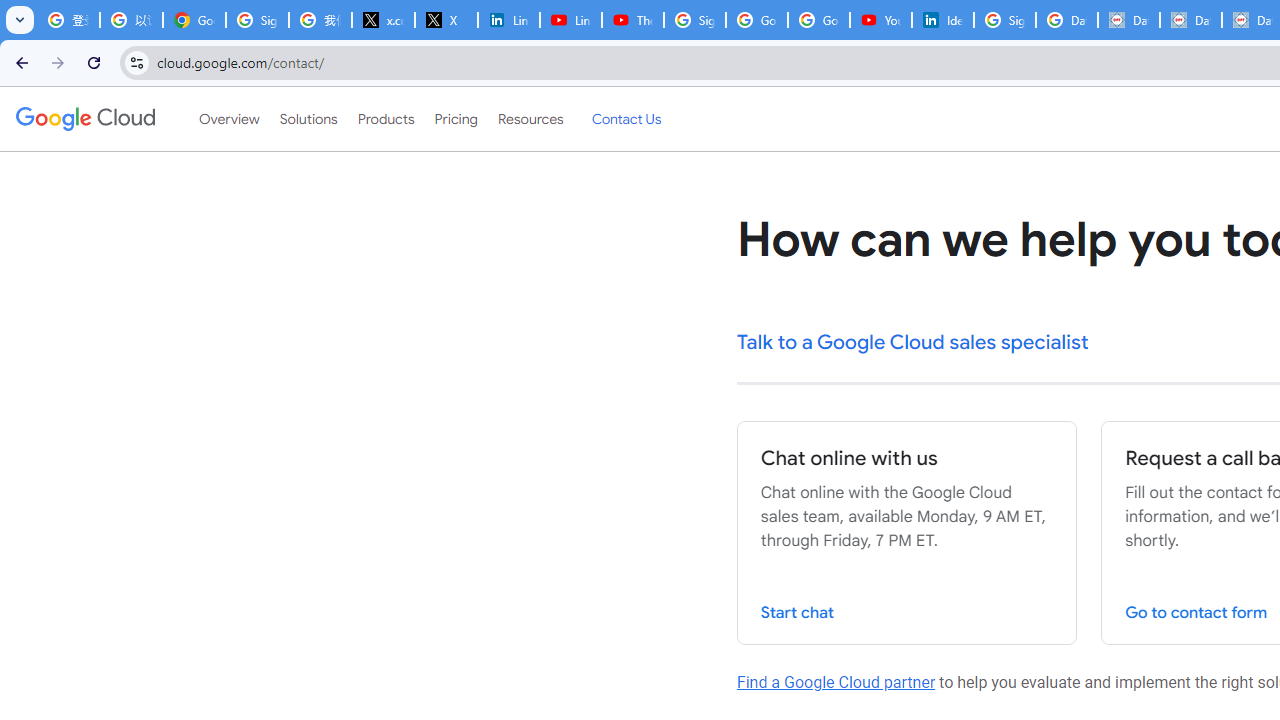 The height and width of the screenshot is (720, 1280). I want to click on 'Data Privacy Framework', so click(1191, 20).